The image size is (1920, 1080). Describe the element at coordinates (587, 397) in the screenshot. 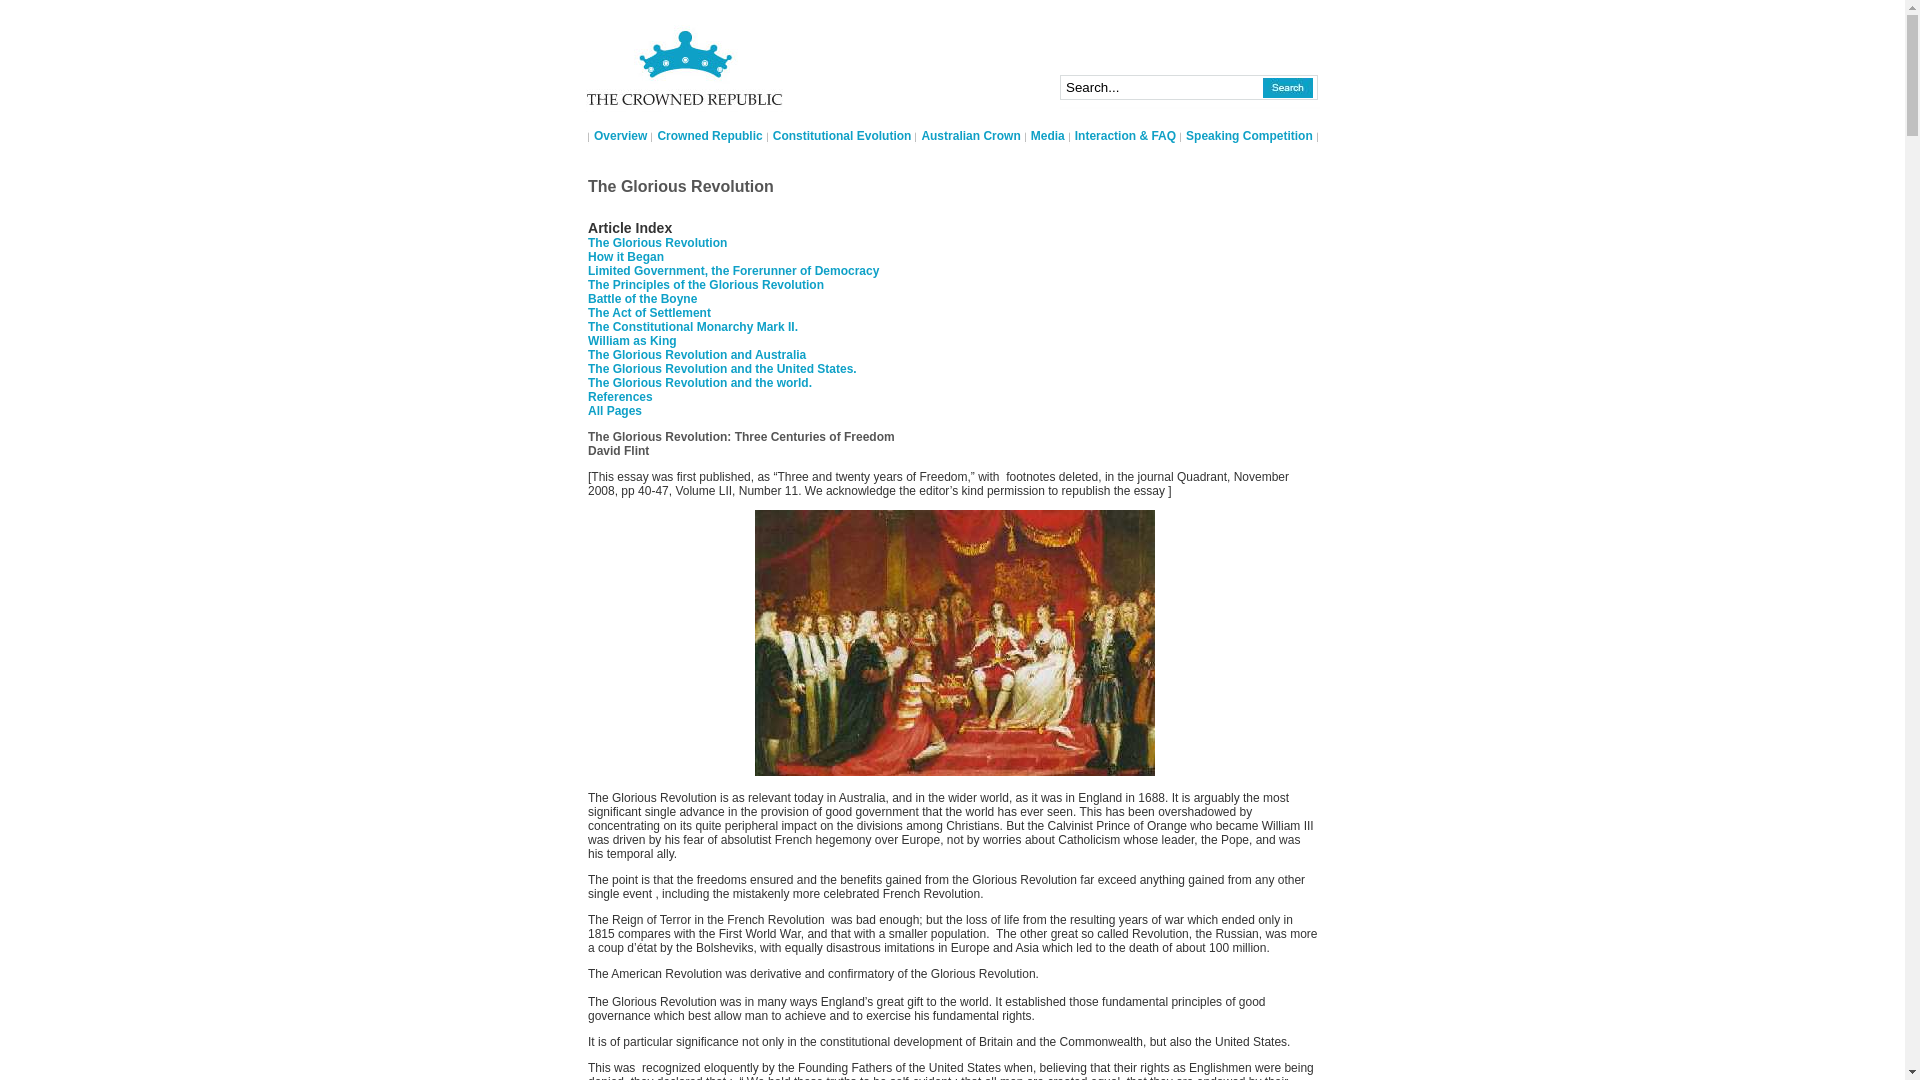

I see `'References'` at that location.